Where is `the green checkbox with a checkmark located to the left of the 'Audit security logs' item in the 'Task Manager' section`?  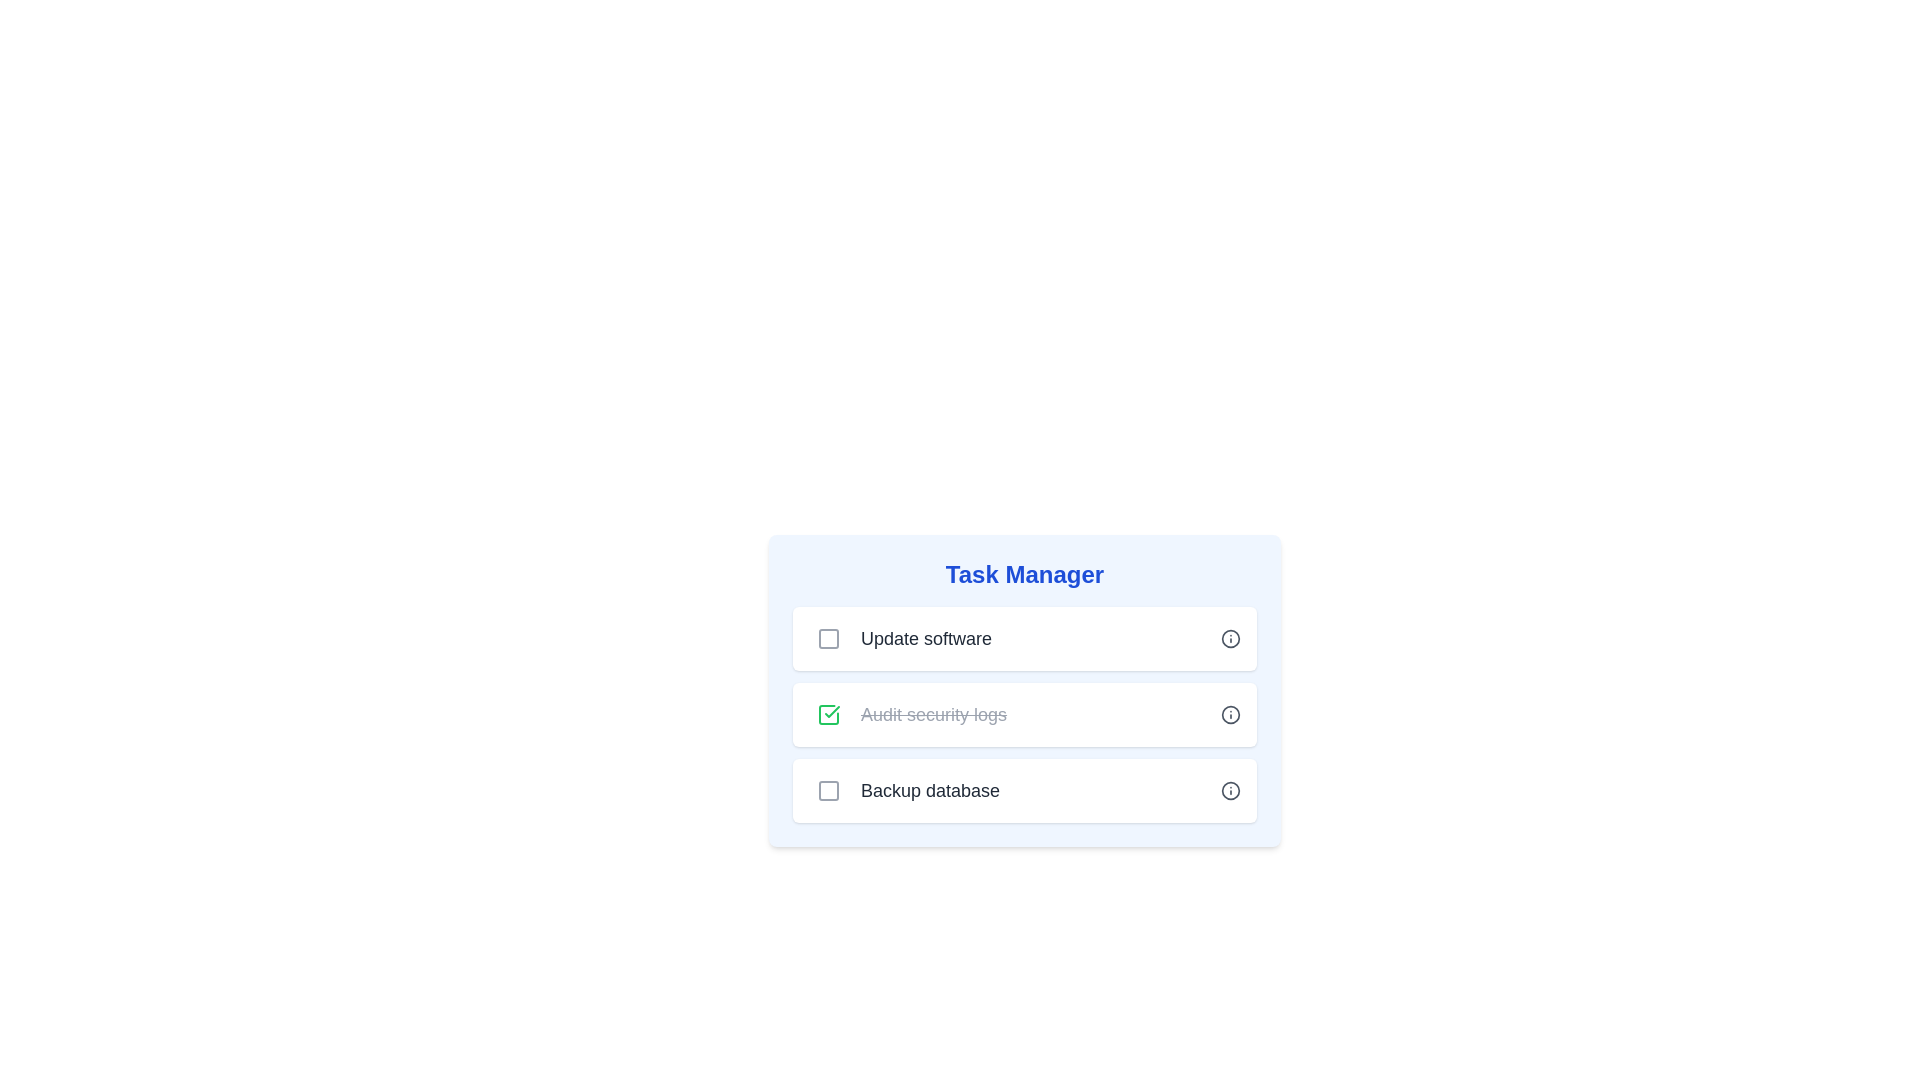
the green checkbox with a checkmark located to the left of the 'Audit security logs' item in the 'Task Manager' section is located at coordinates (829, 713).